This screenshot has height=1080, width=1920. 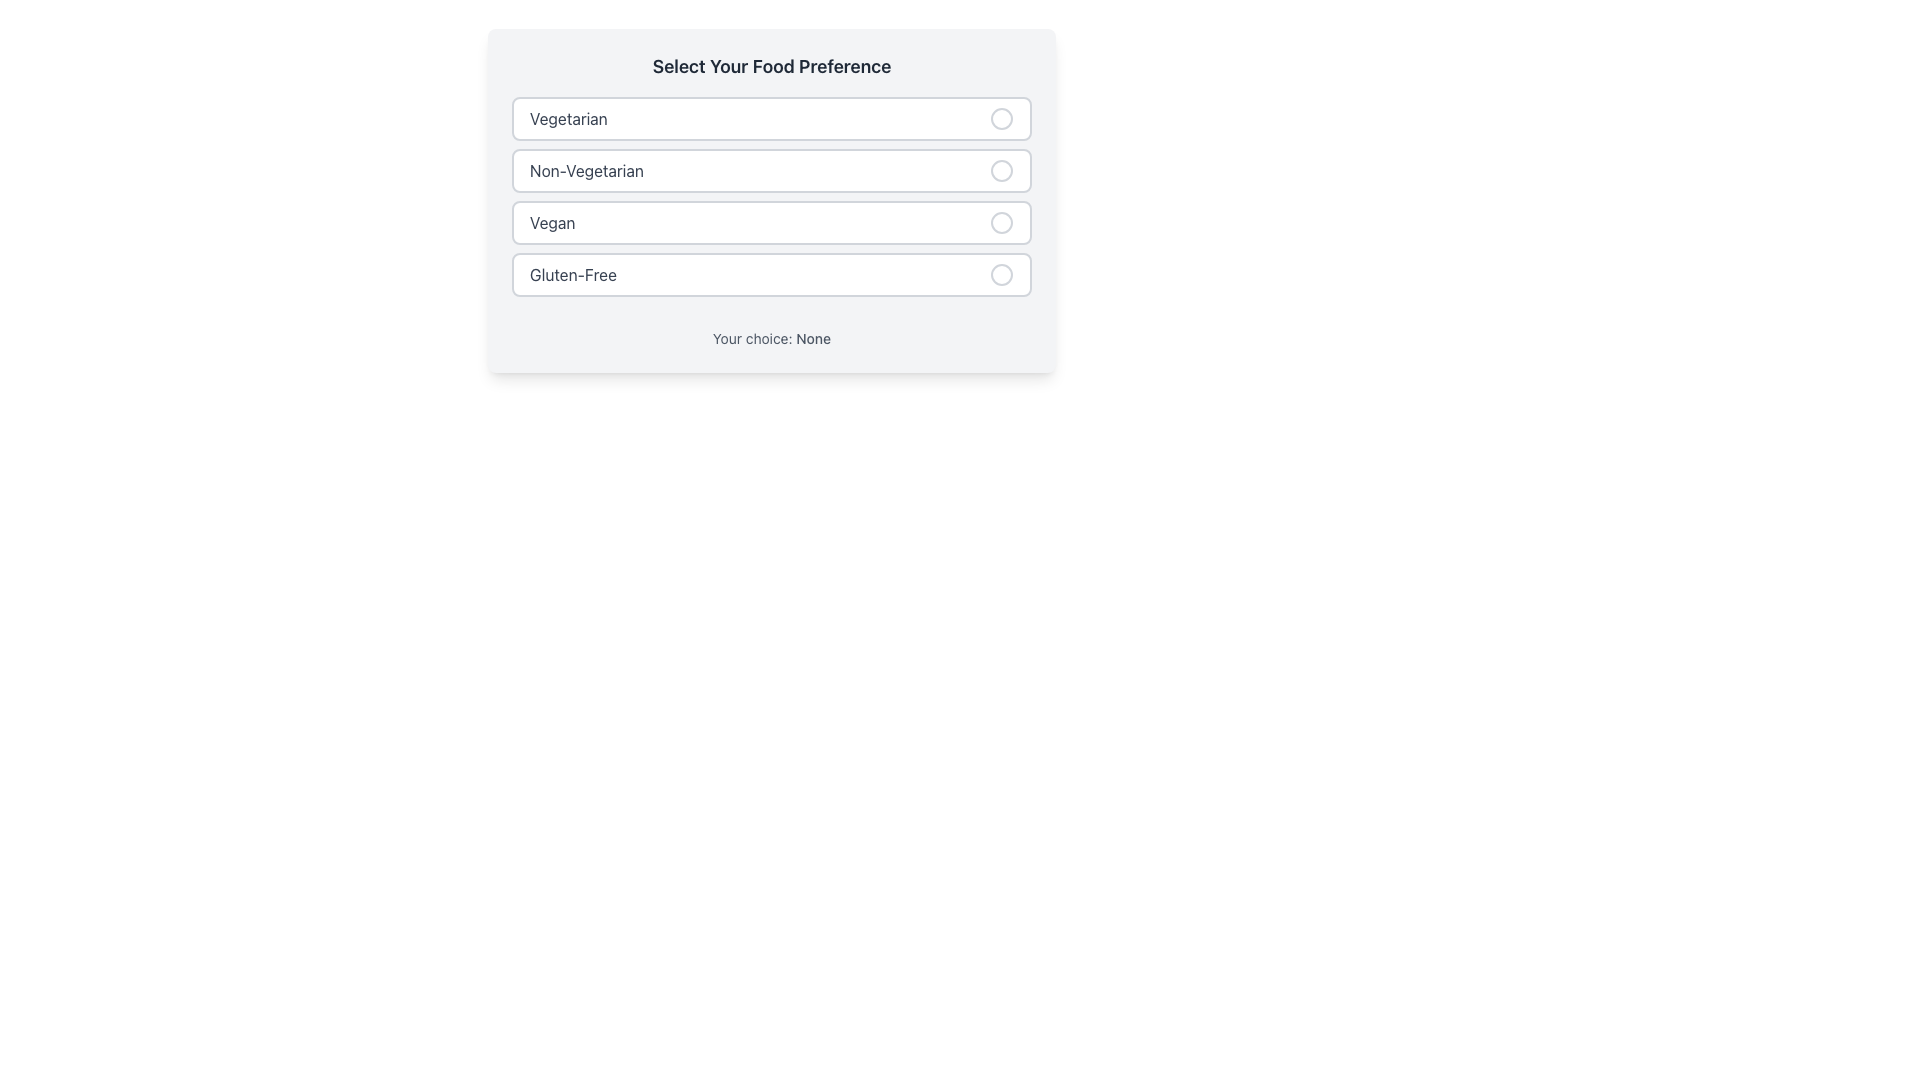 I want to click on the radio button marker corresponding to the 'Vegetarian' option, so click(x=1002, y=119).